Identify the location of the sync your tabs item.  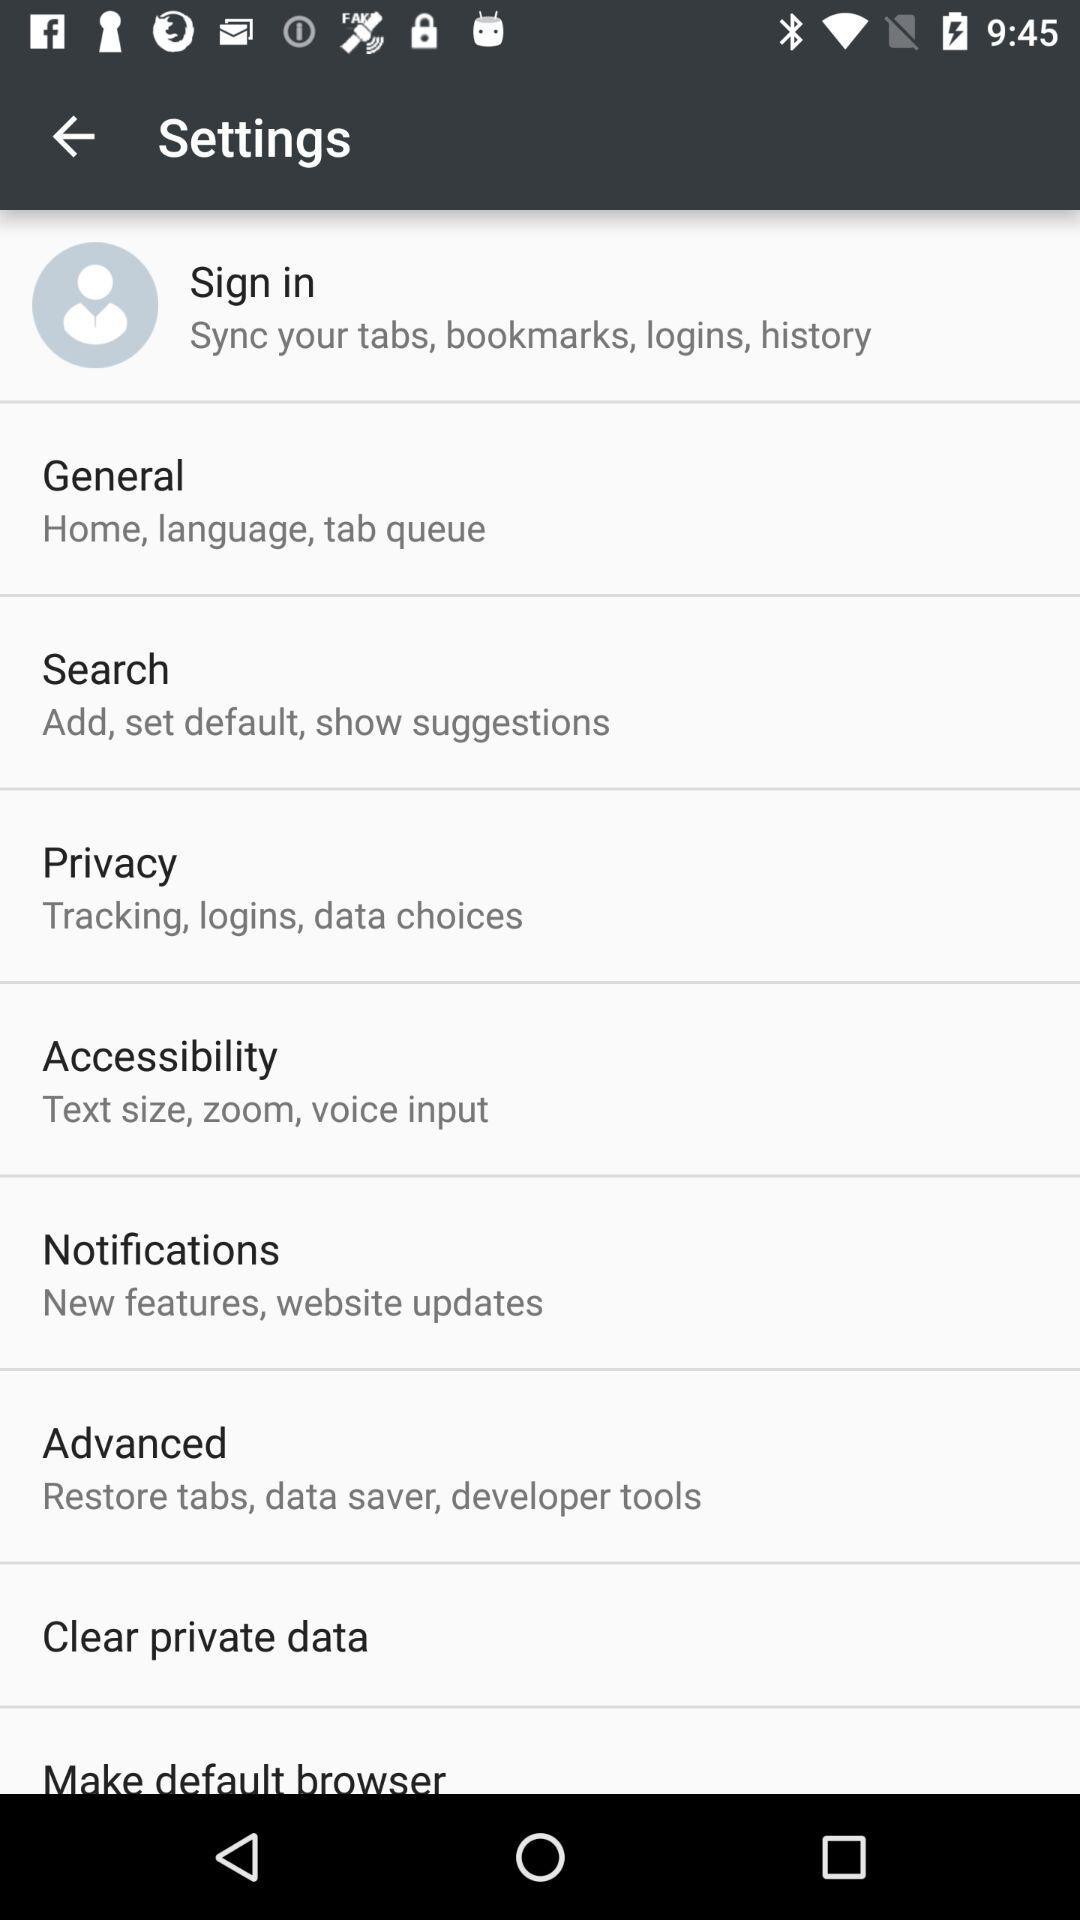
(529, 333).